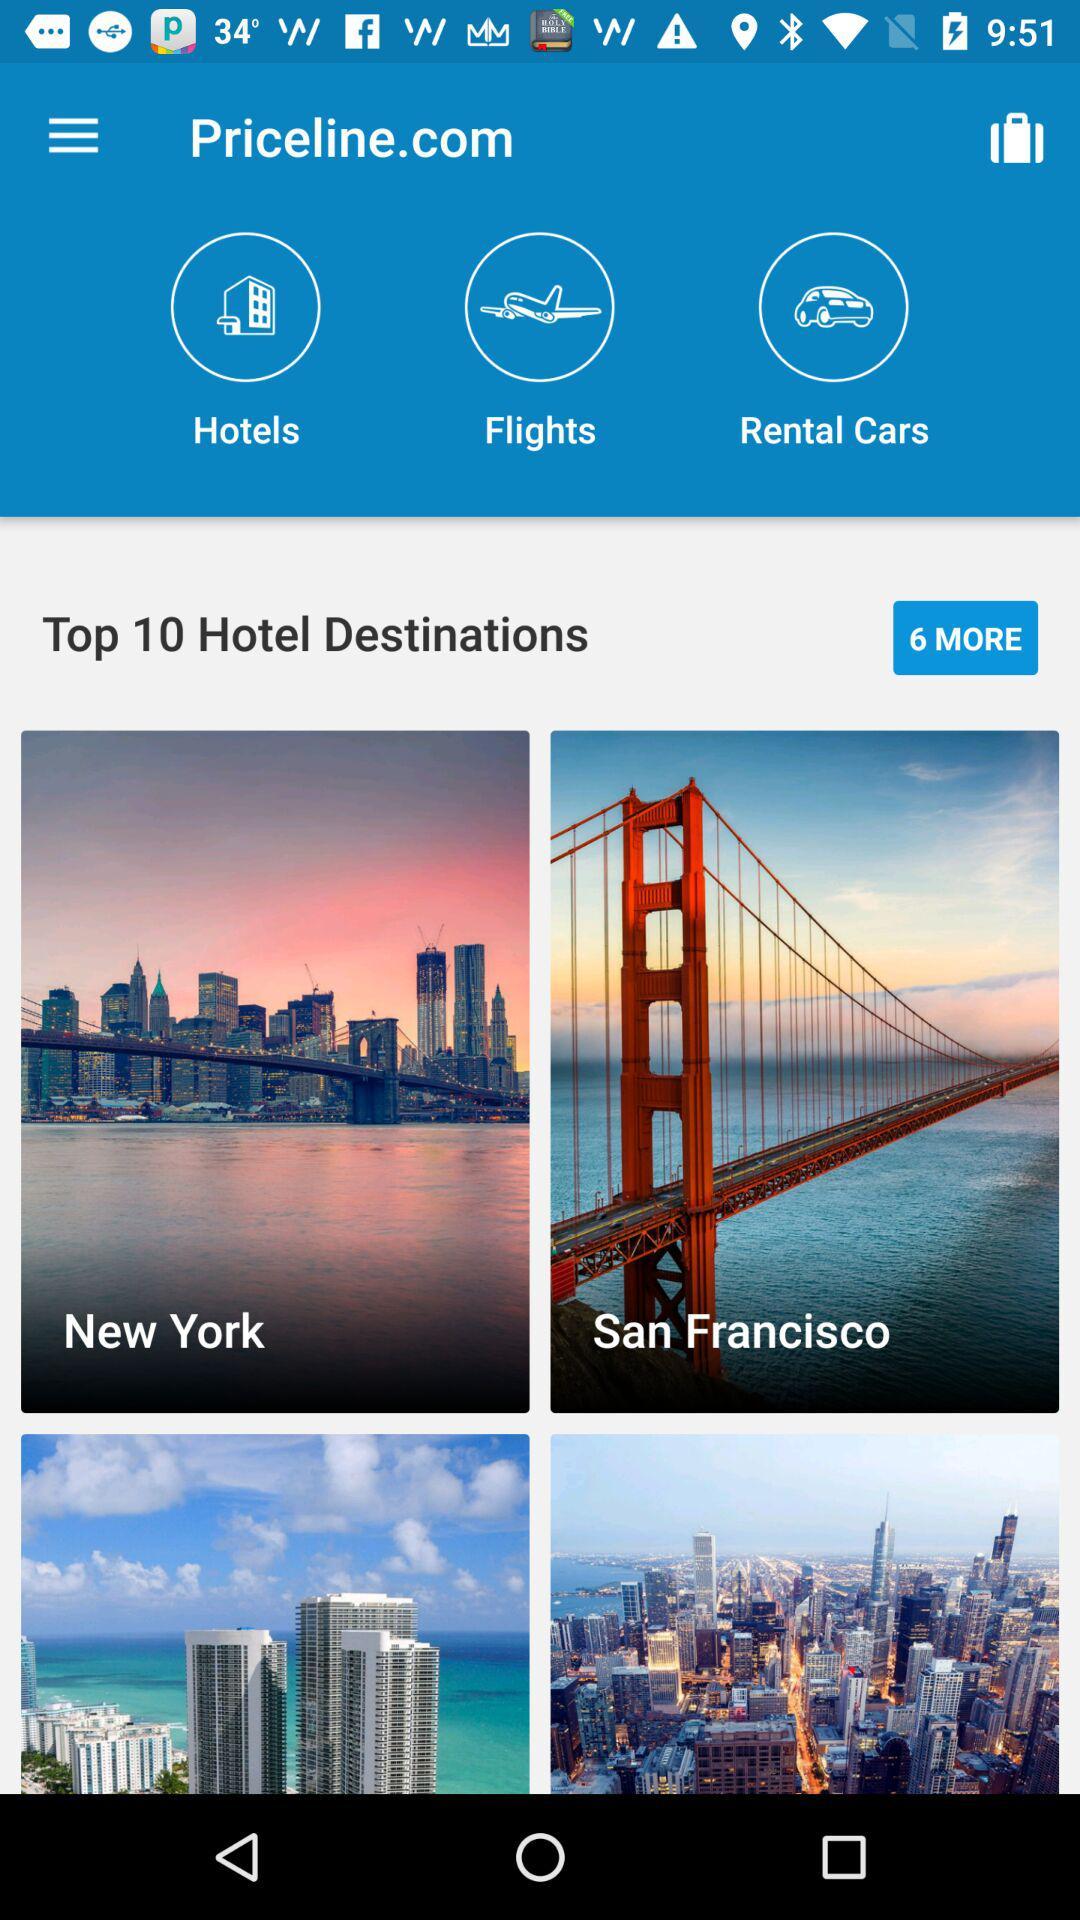  What do you see at coordinates (245, 342) in the screenshot?
I see `item above the top 10 hotel` at bounding box center [245, 342].